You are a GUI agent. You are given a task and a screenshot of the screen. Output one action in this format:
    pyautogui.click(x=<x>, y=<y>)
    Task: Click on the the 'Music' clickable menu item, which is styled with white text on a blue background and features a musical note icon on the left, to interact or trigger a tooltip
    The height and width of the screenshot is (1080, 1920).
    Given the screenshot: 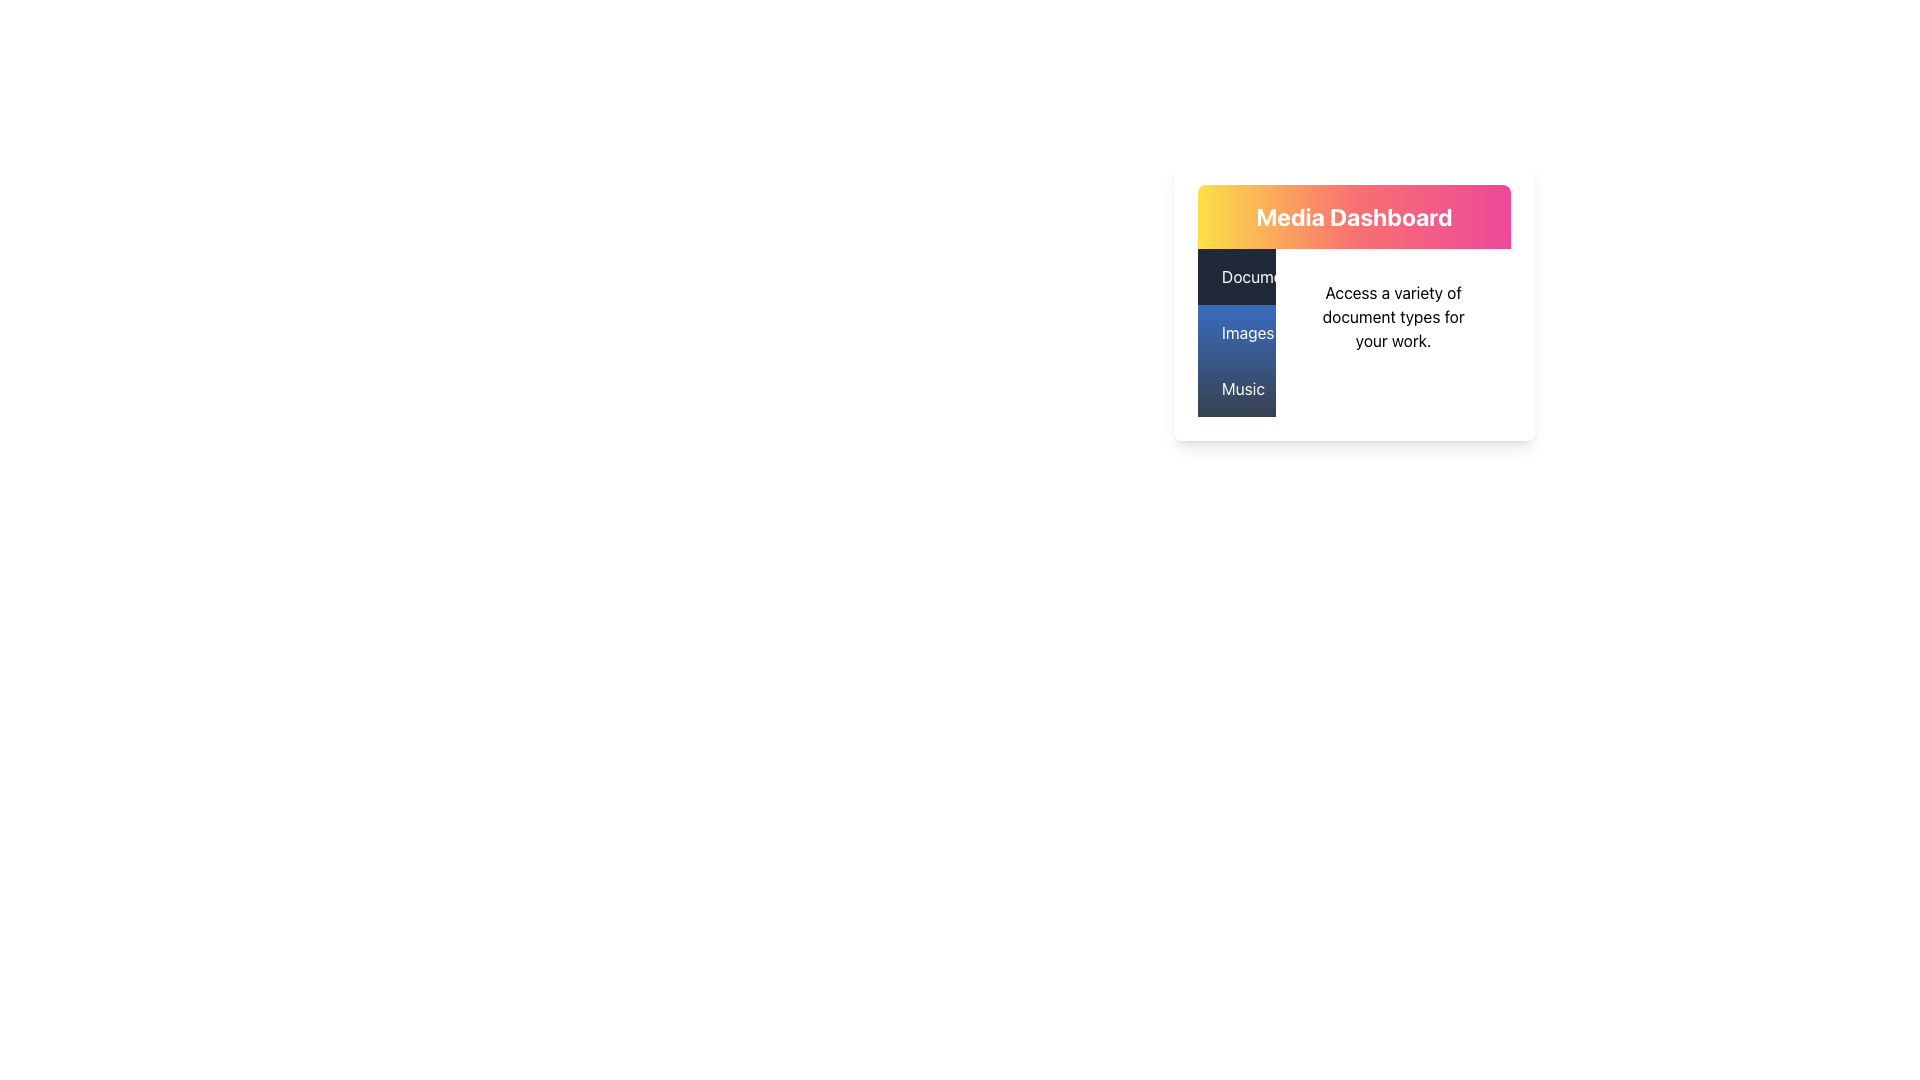 What is the action you would take?
    pyautogui.click(x=1236, y=389)
    